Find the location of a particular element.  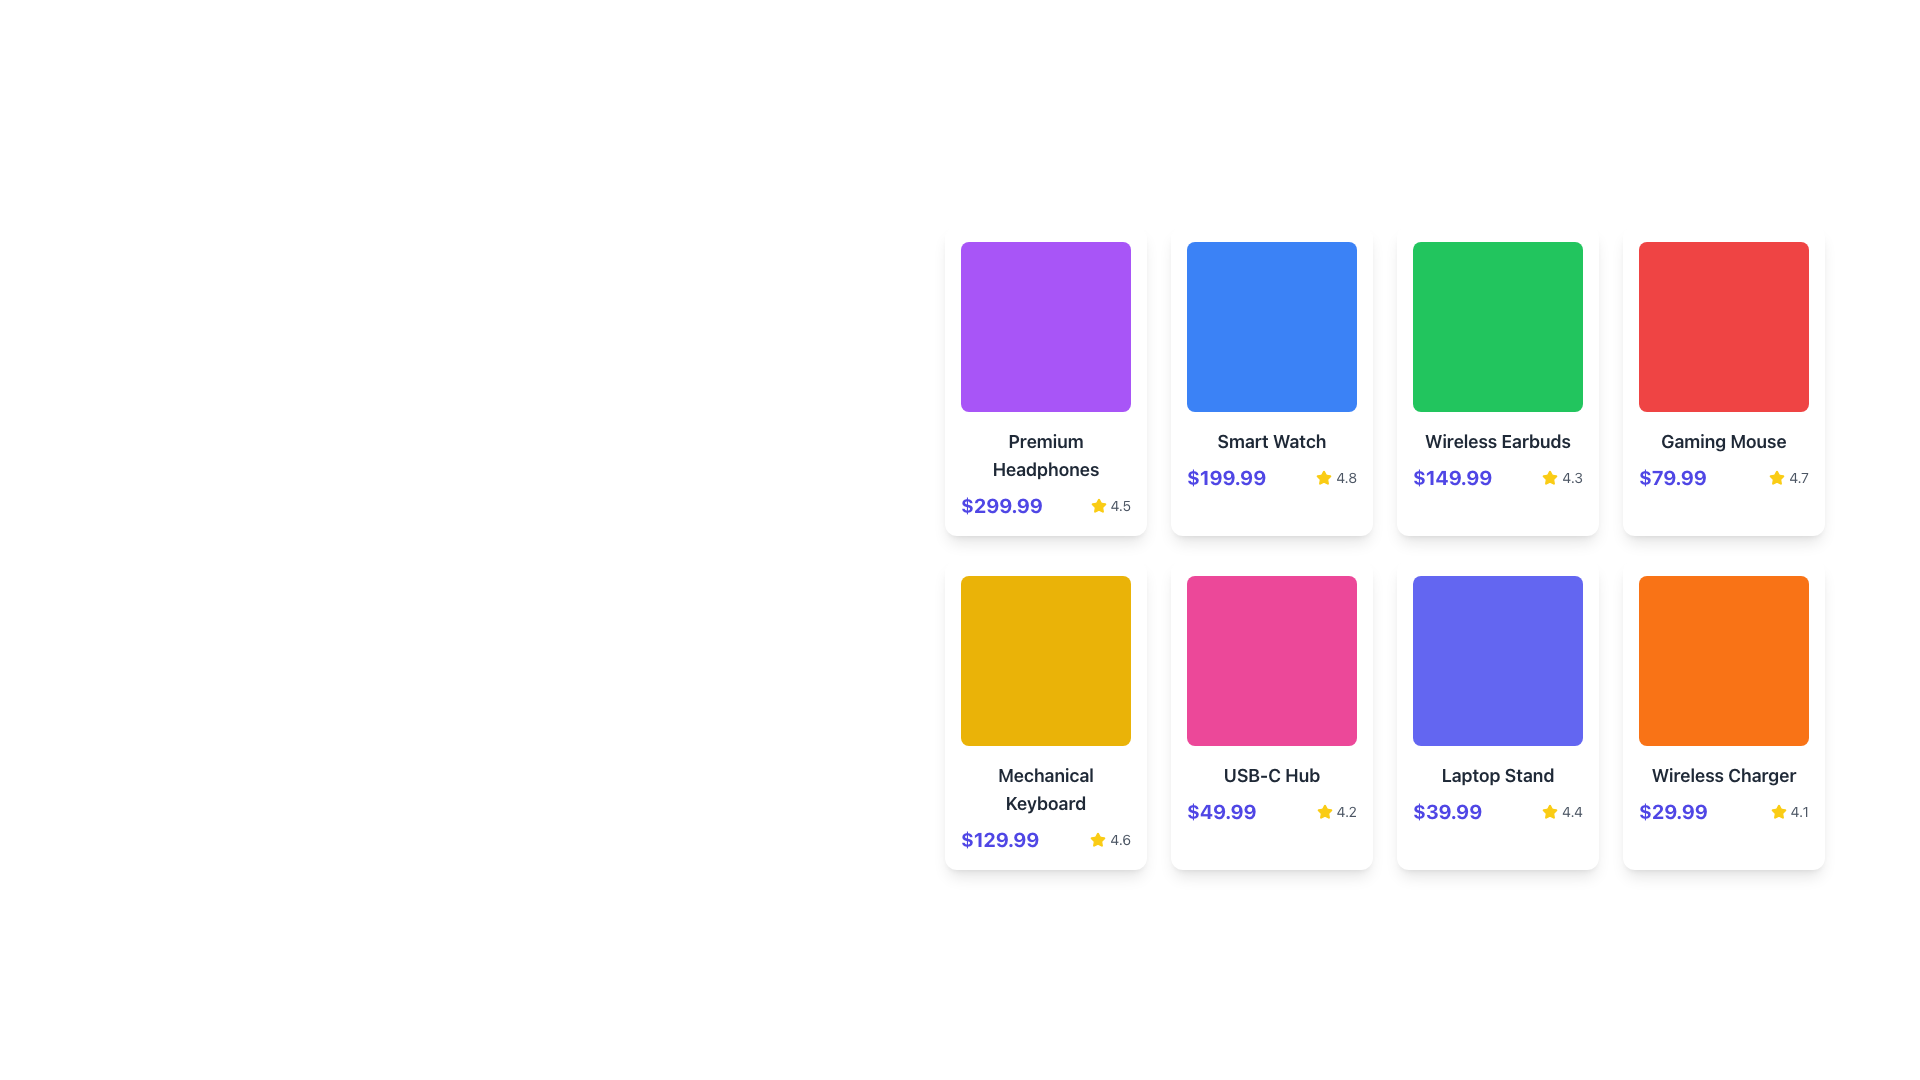

the numeric text value '4.5' displayed in a small, gray-colored font next to the star icon in the ratings component, located in the bottom-right area of the card component is located at coordinates (1120, 504).